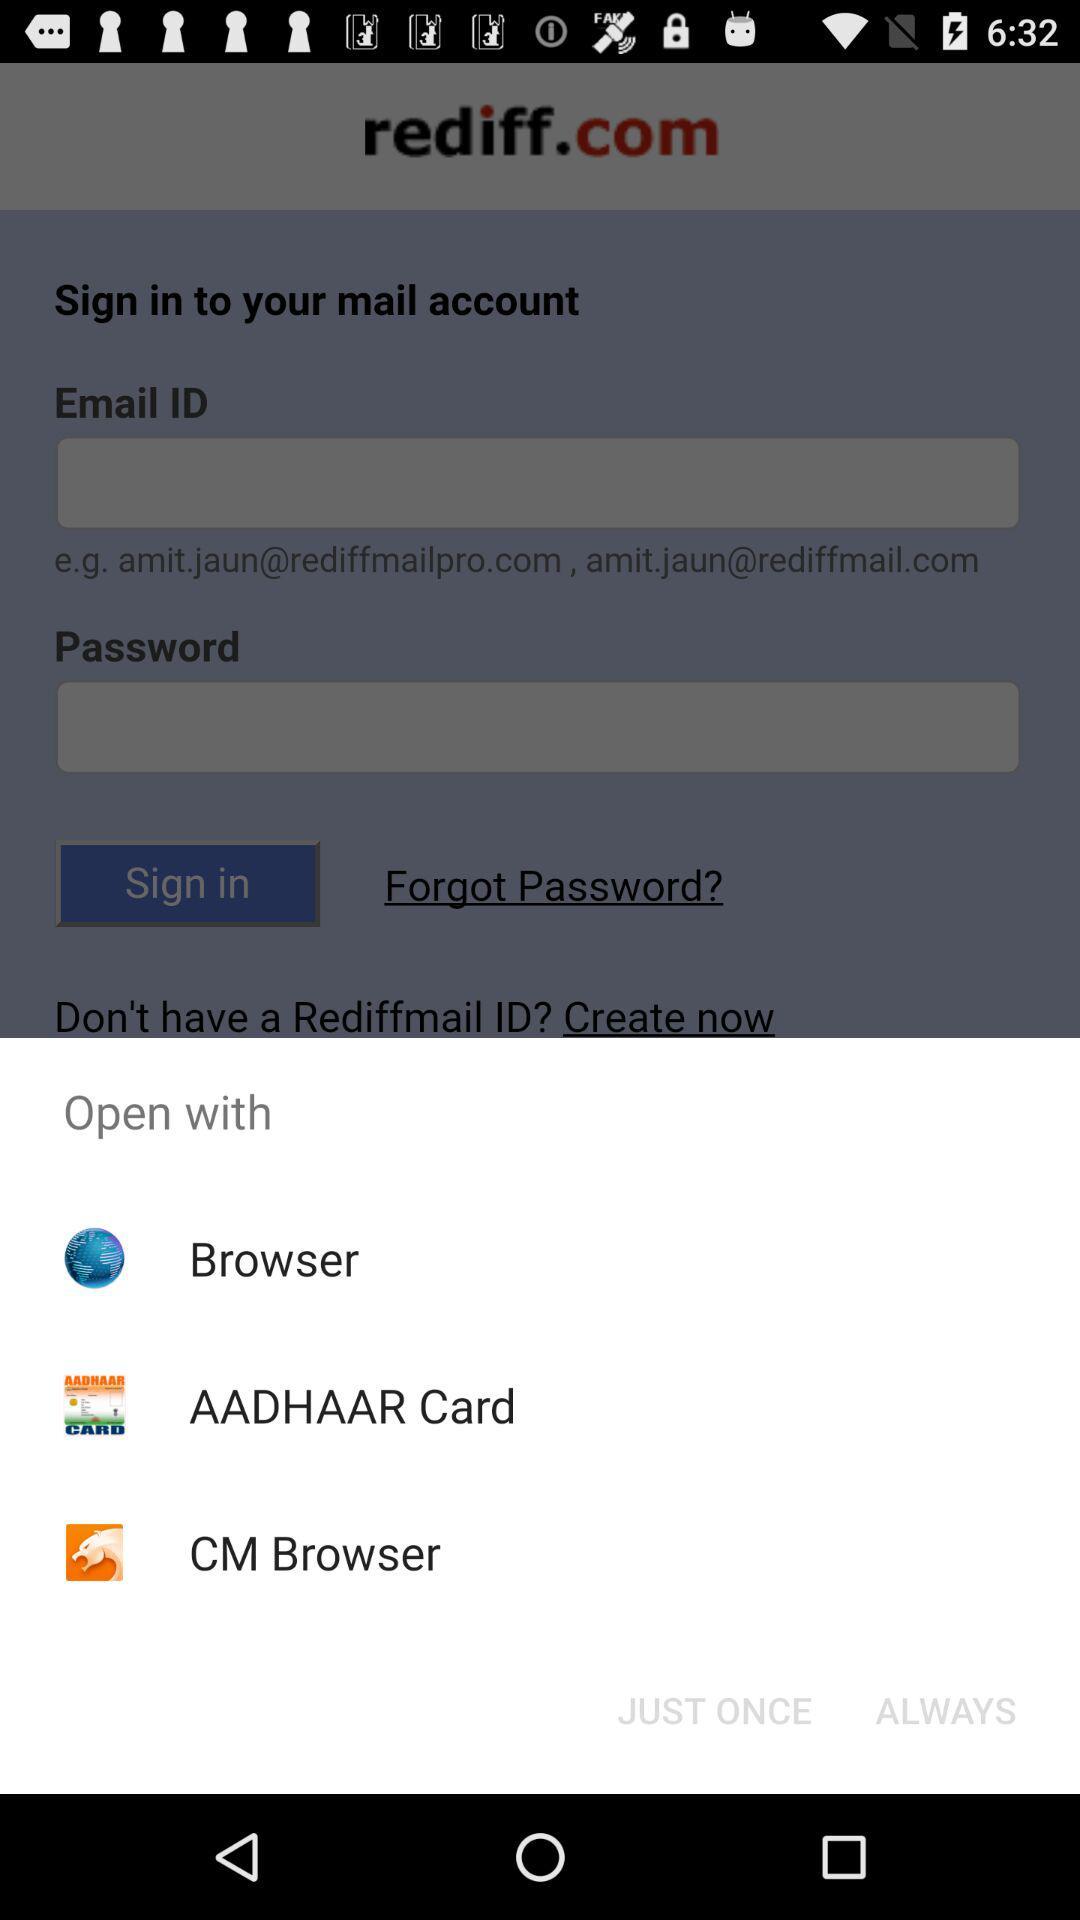  I want to click on cm browser icon, so click(315, 1551).